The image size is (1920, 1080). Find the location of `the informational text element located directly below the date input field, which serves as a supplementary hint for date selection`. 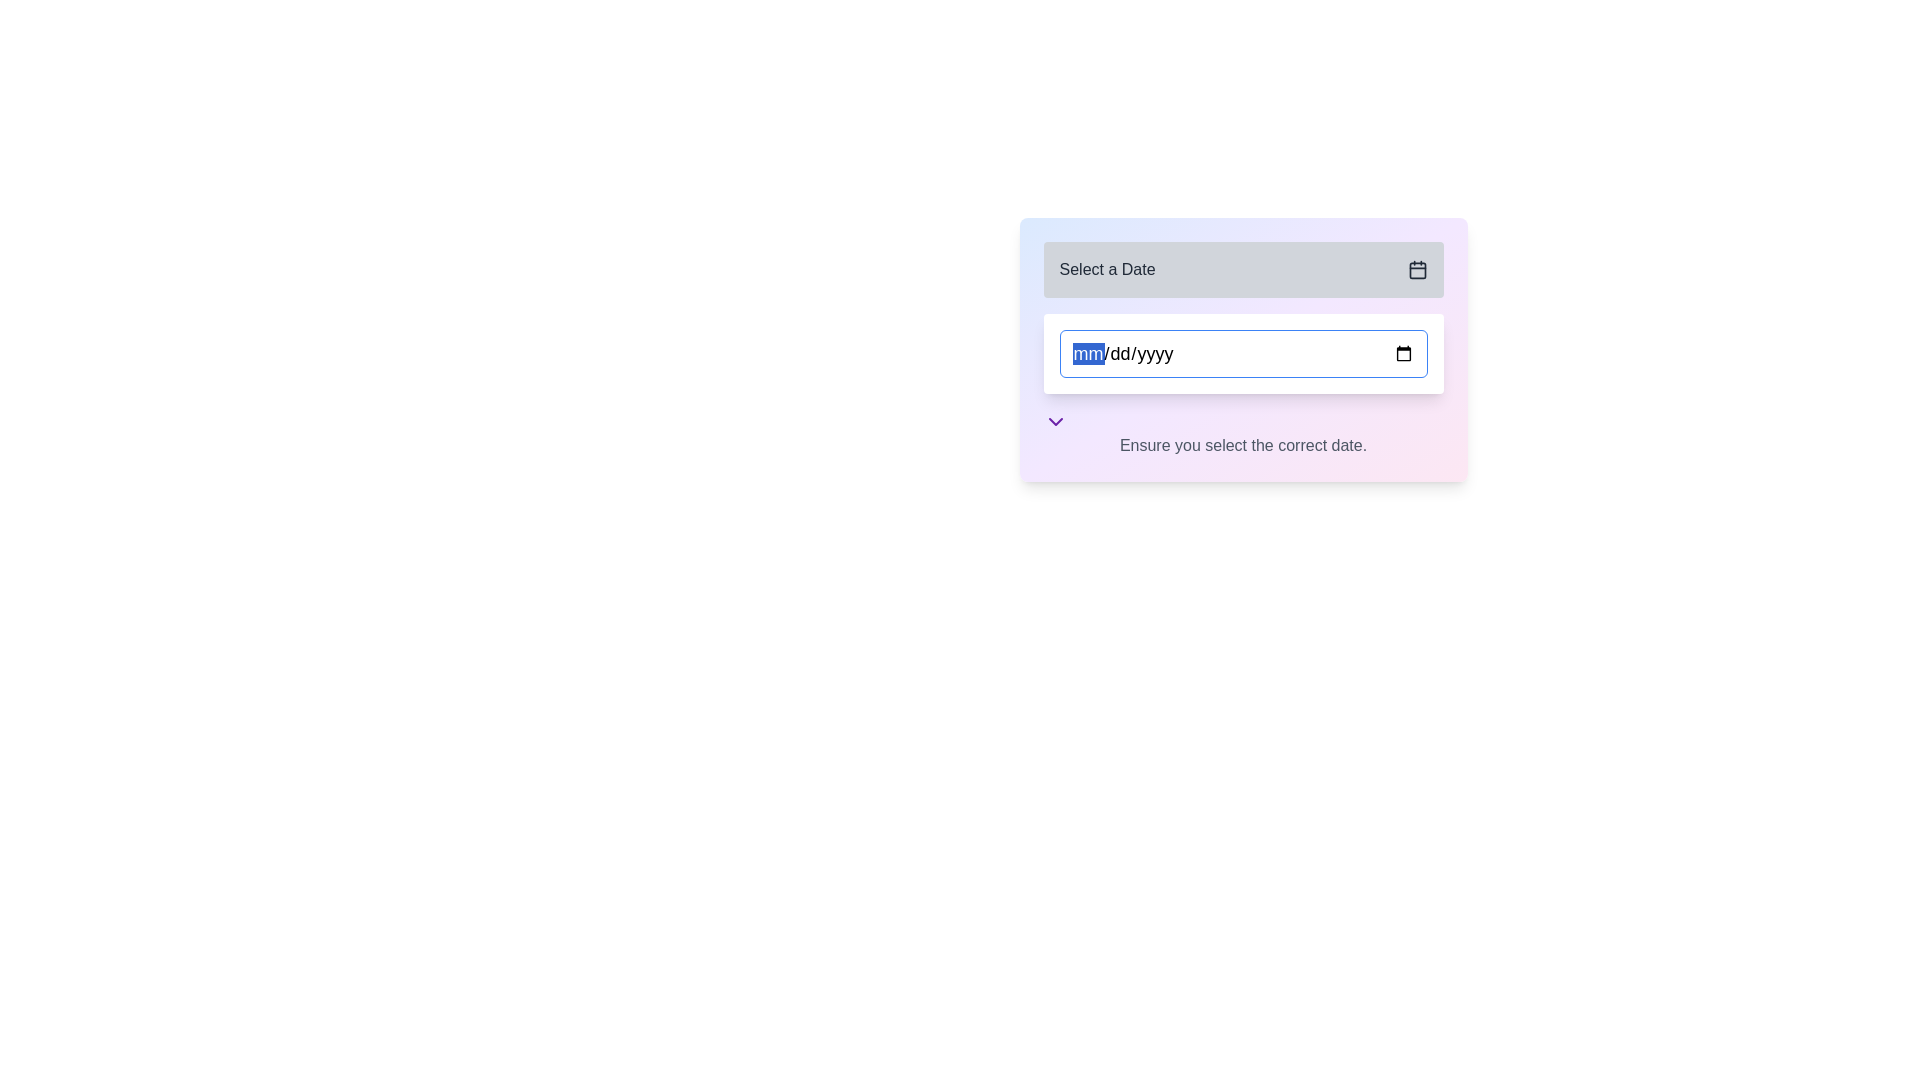

the informational text element located directly below the date input field, which serves as a supplementary hint for date selection is located at coordinates (1242, 433).